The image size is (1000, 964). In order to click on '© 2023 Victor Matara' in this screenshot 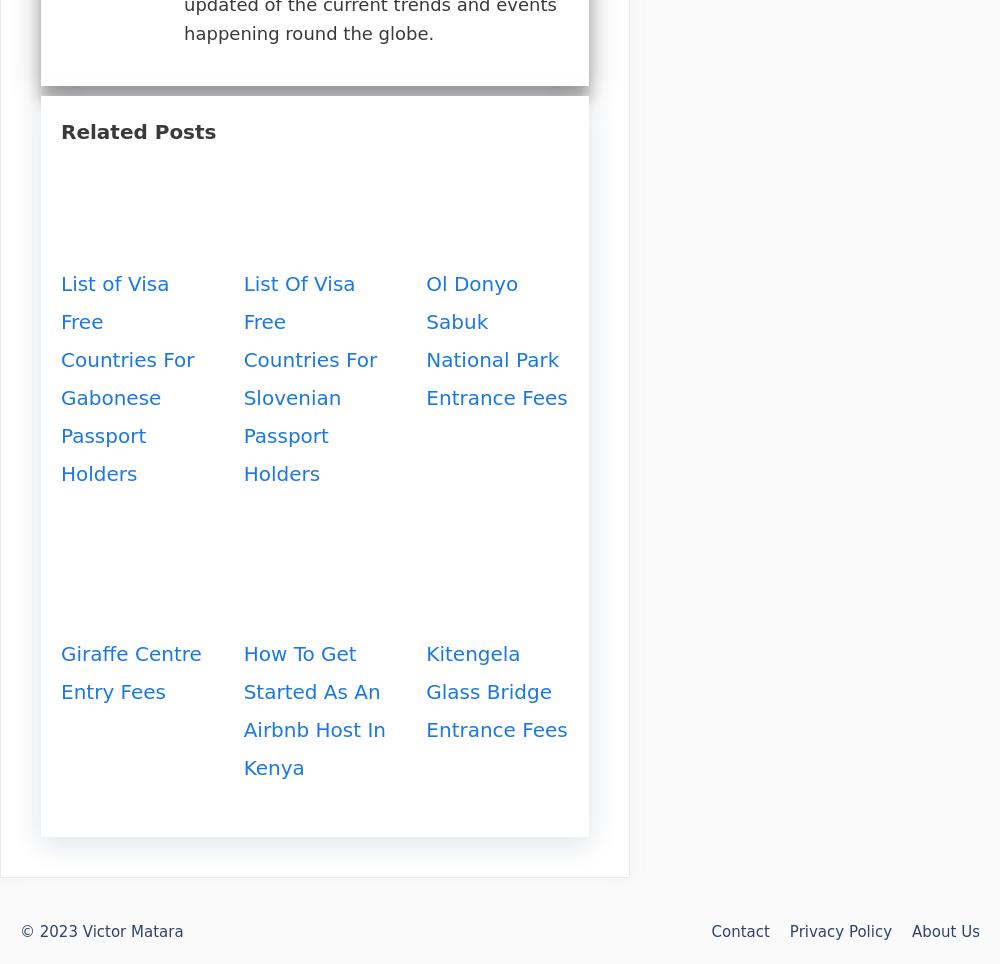, I will do `click(20, 931)`.